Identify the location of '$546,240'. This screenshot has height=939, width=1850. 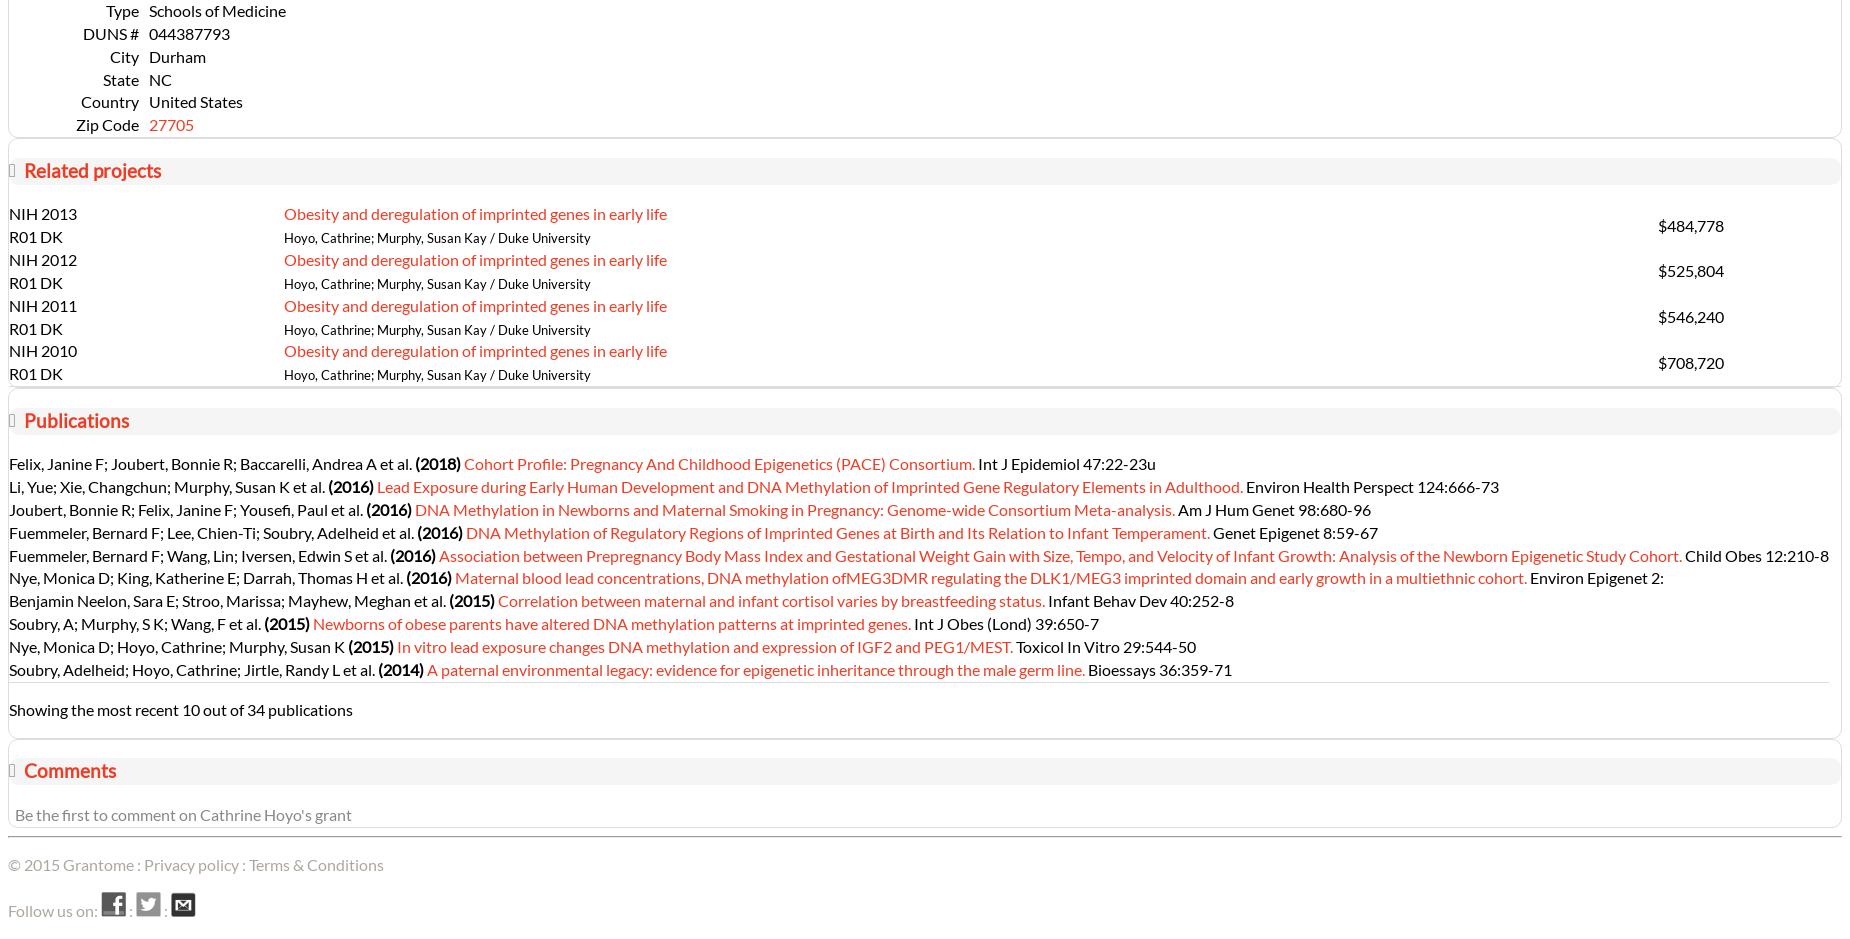
(1689, 316).